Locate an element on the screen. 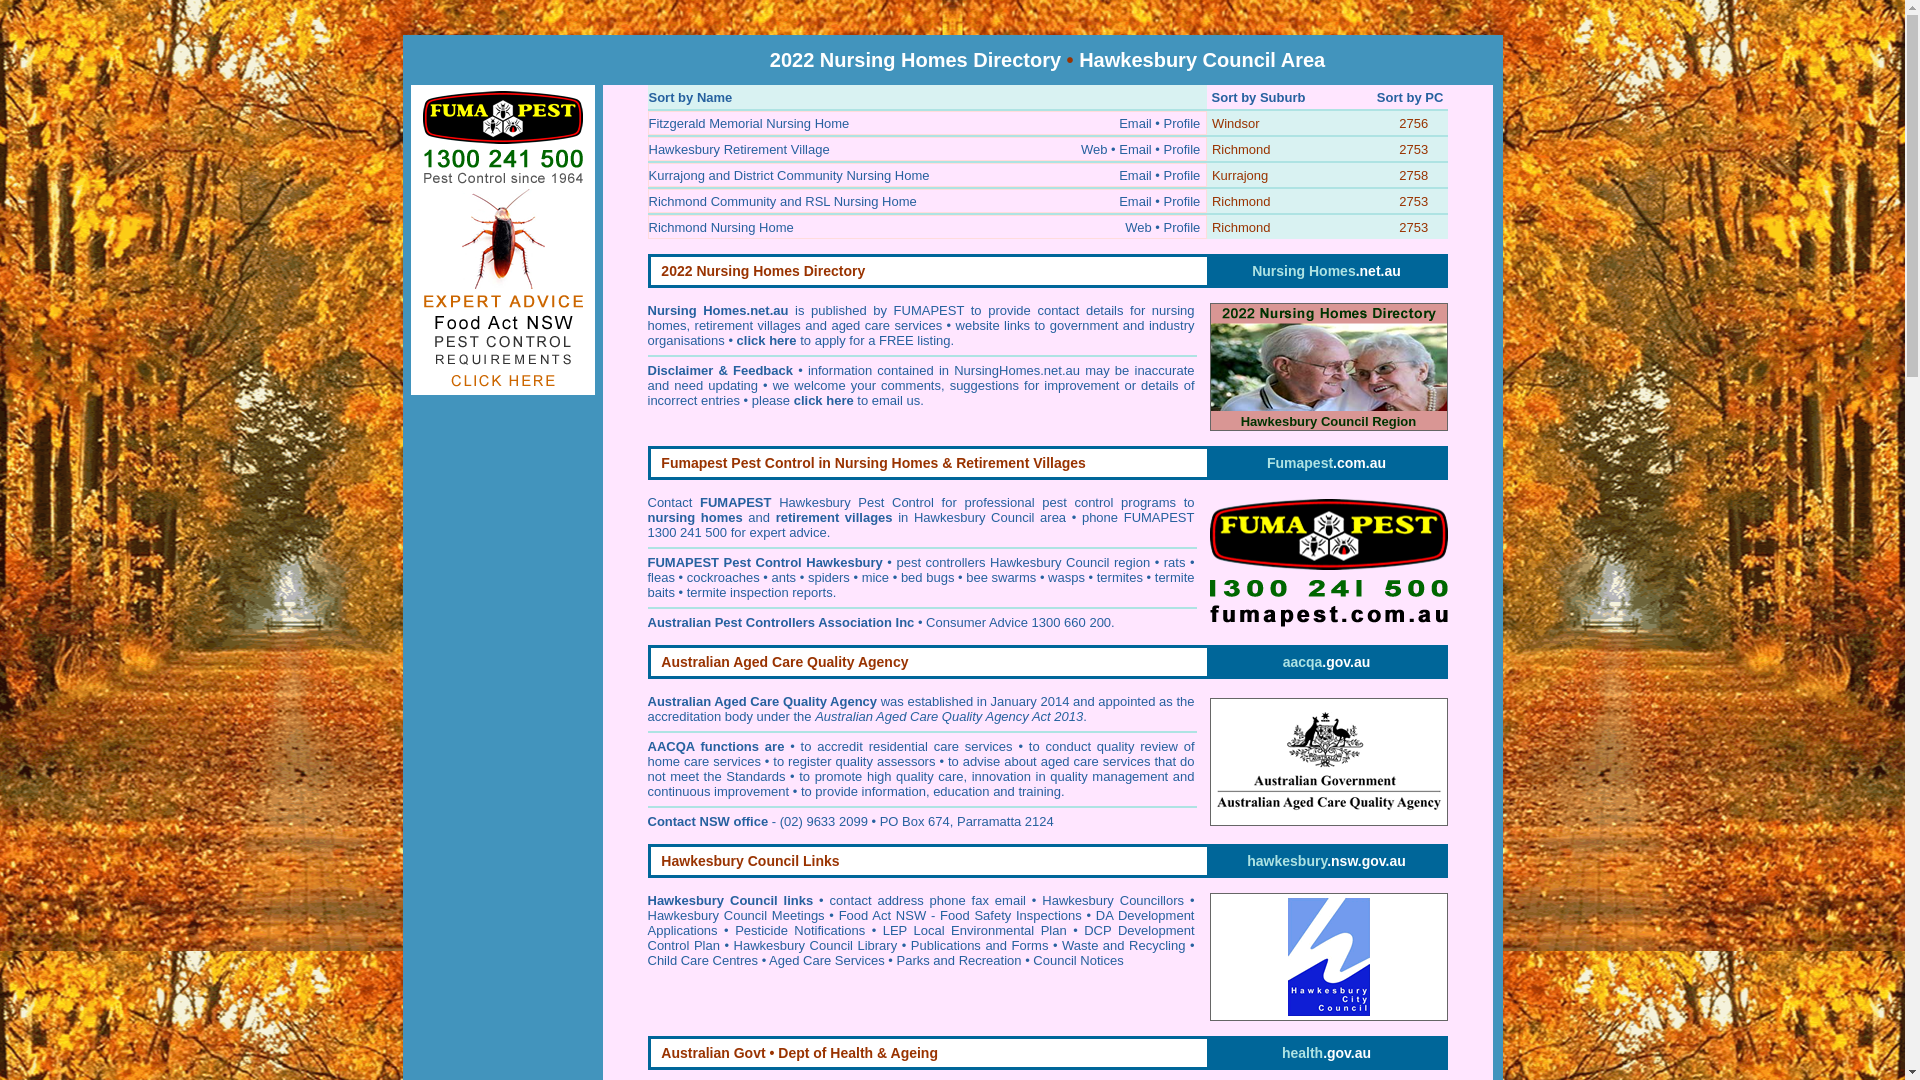  'Hawkesbury Council Library' is located at coordinates (816, 945).